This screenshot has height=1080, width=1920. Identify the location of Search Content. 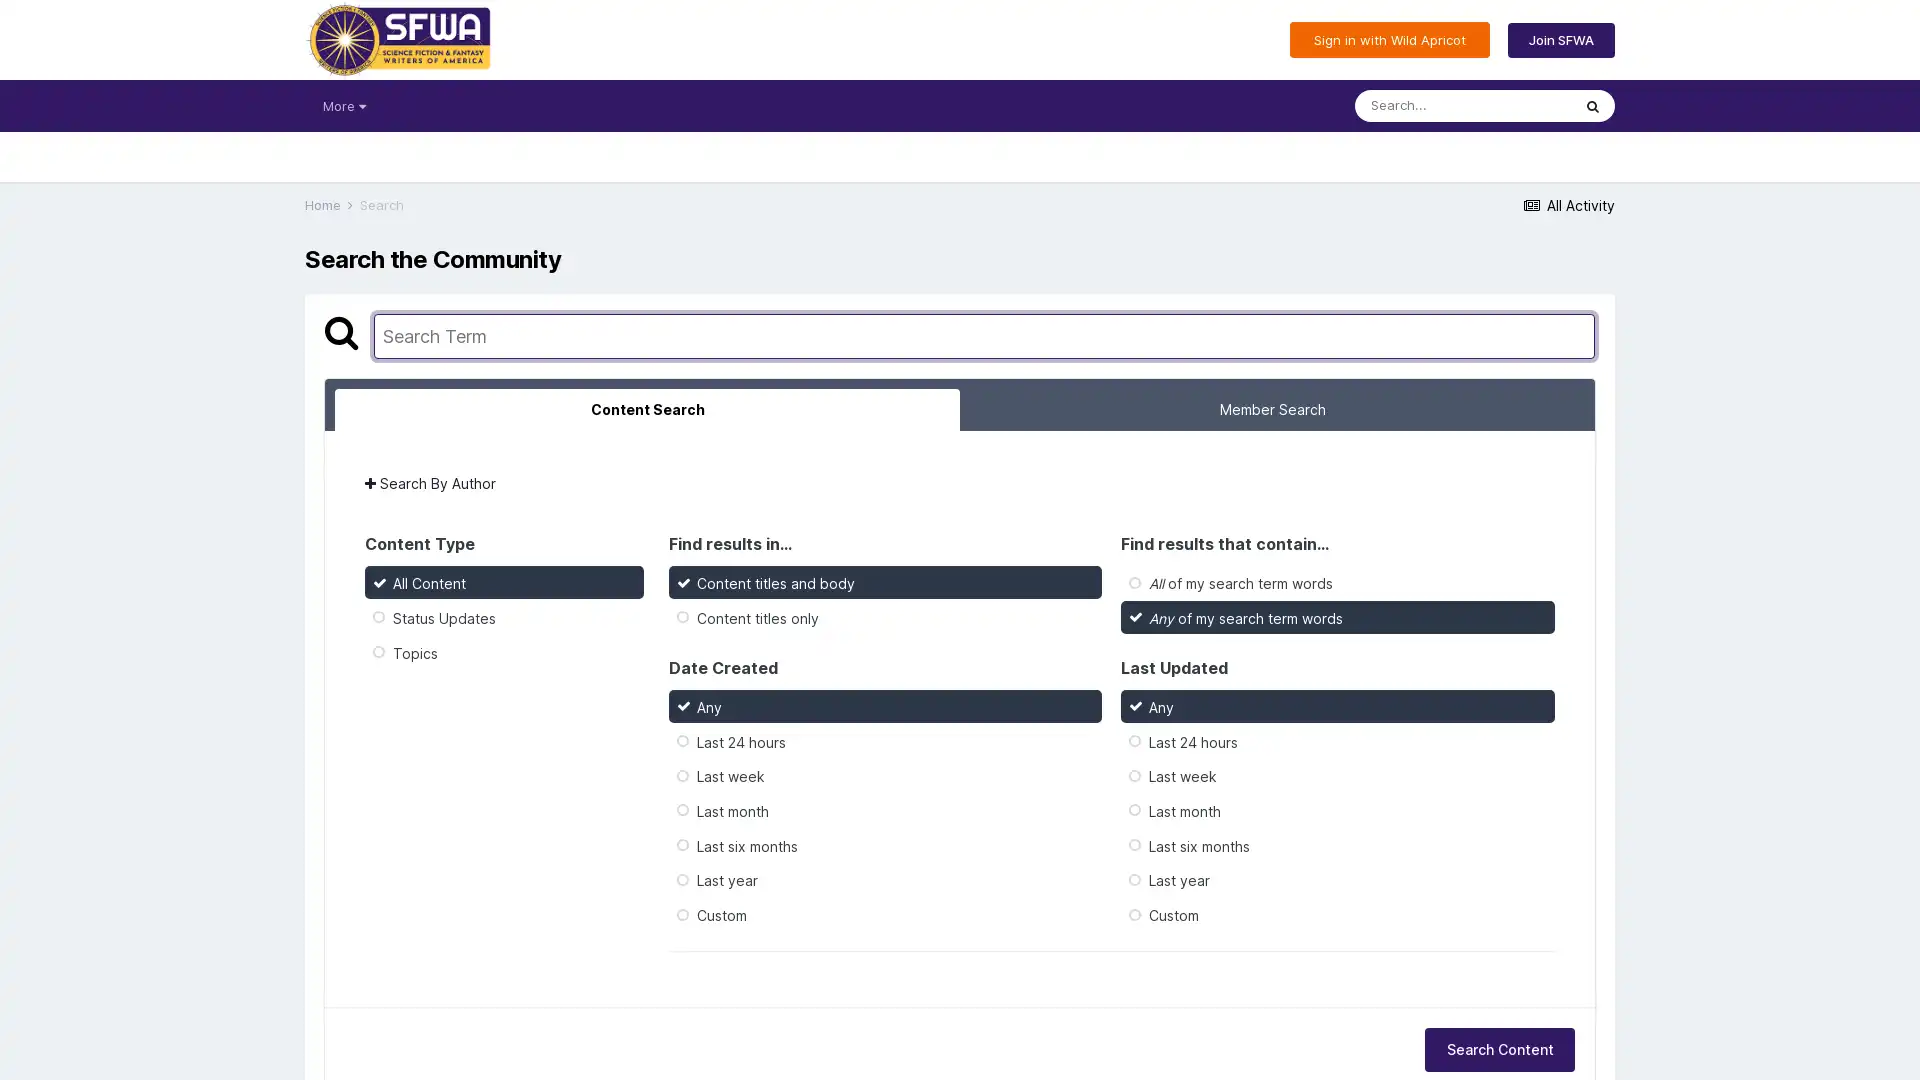
(1499, 1048).